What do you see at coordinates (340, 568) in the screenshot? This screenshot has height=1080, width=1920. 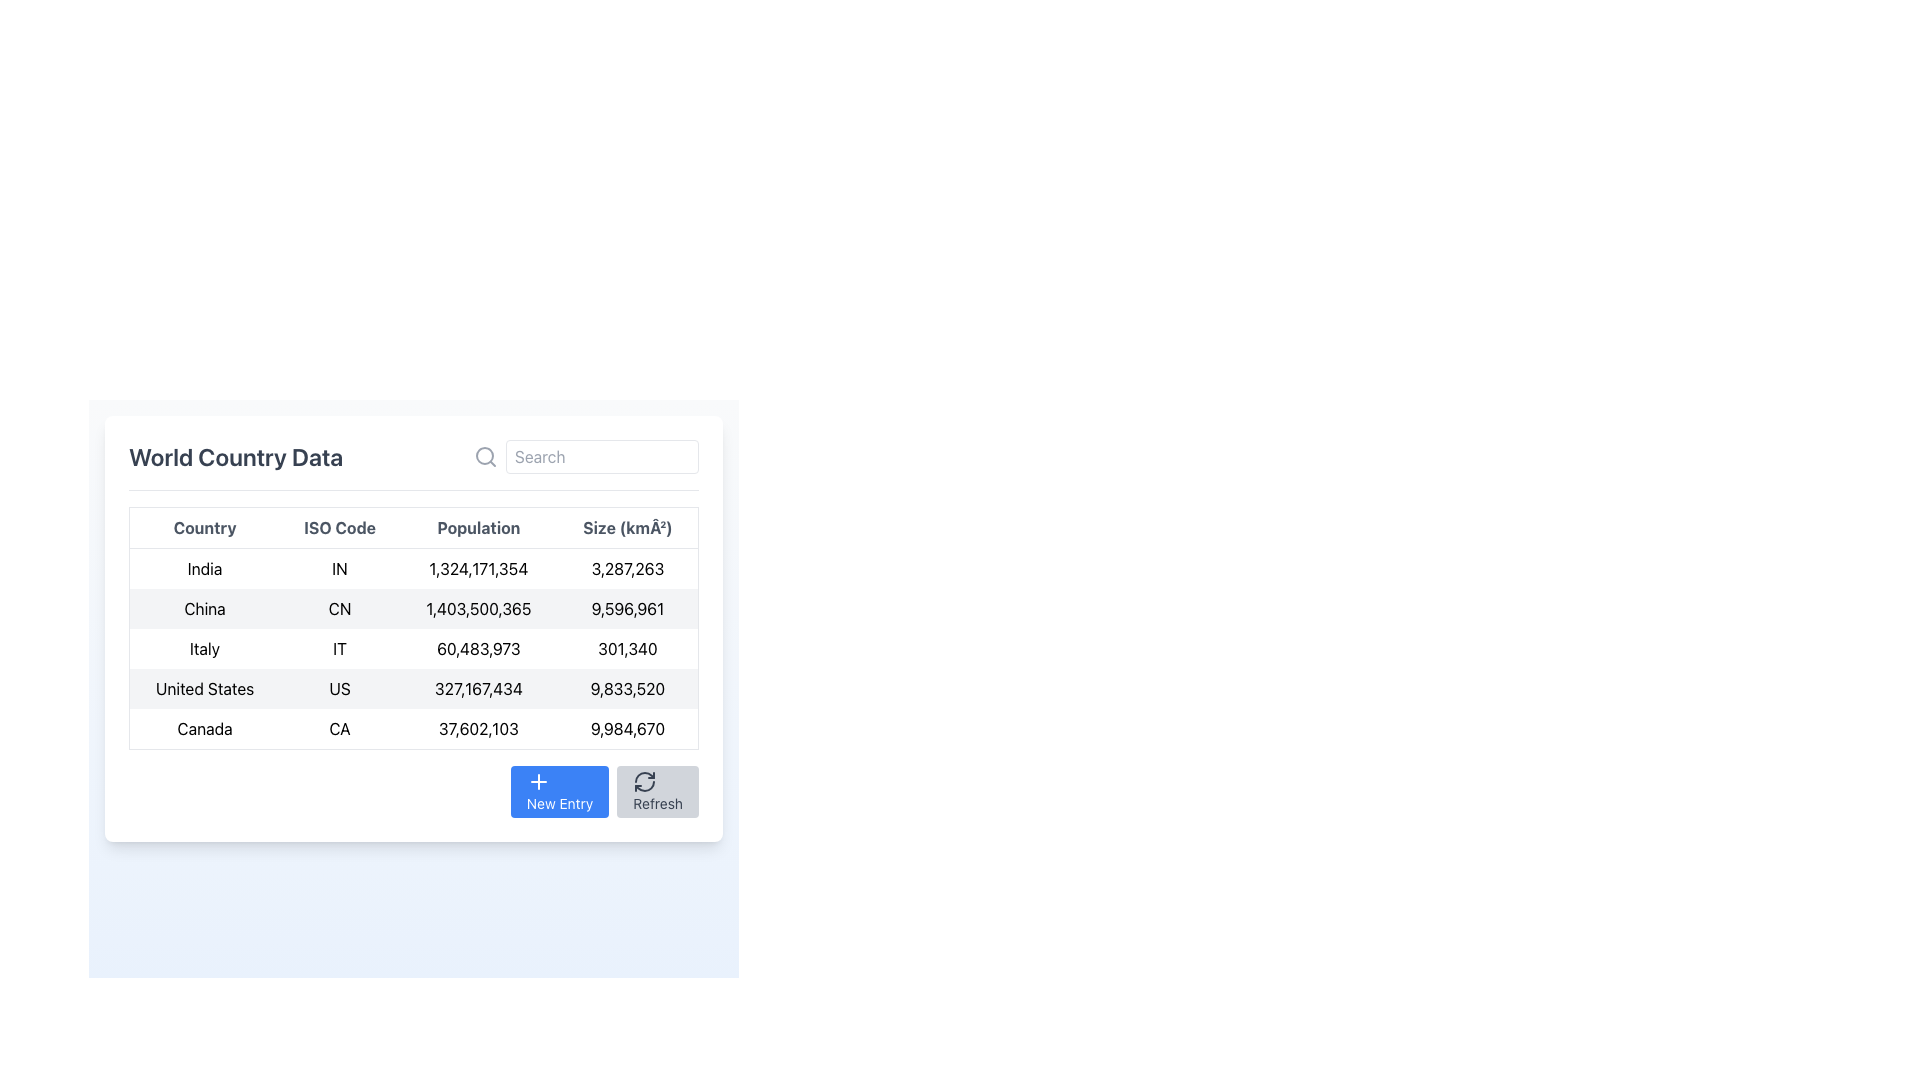 I see `the static text displaying the ISO code for India, located in the second column of the table row associated with 'India'` at bounding box center [340, 568].